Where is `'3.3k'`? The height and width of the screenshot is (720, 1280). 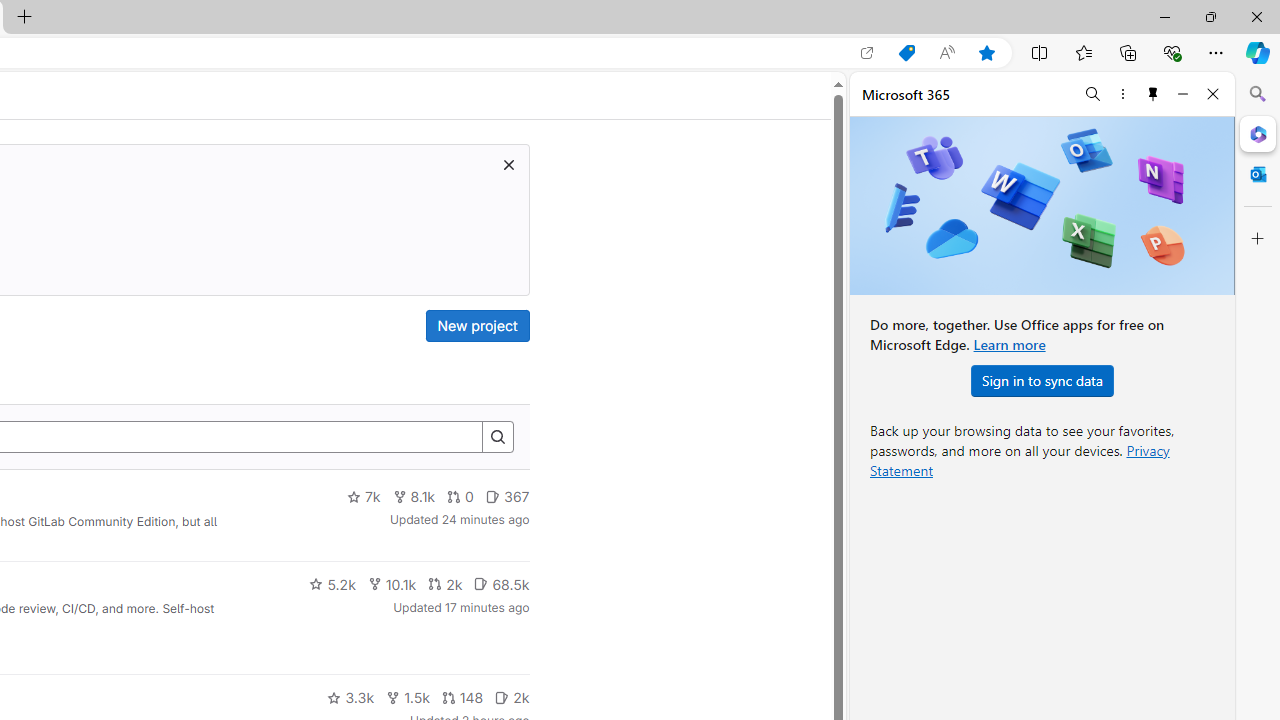
'3.3k' is located at coordinates (350, 697).